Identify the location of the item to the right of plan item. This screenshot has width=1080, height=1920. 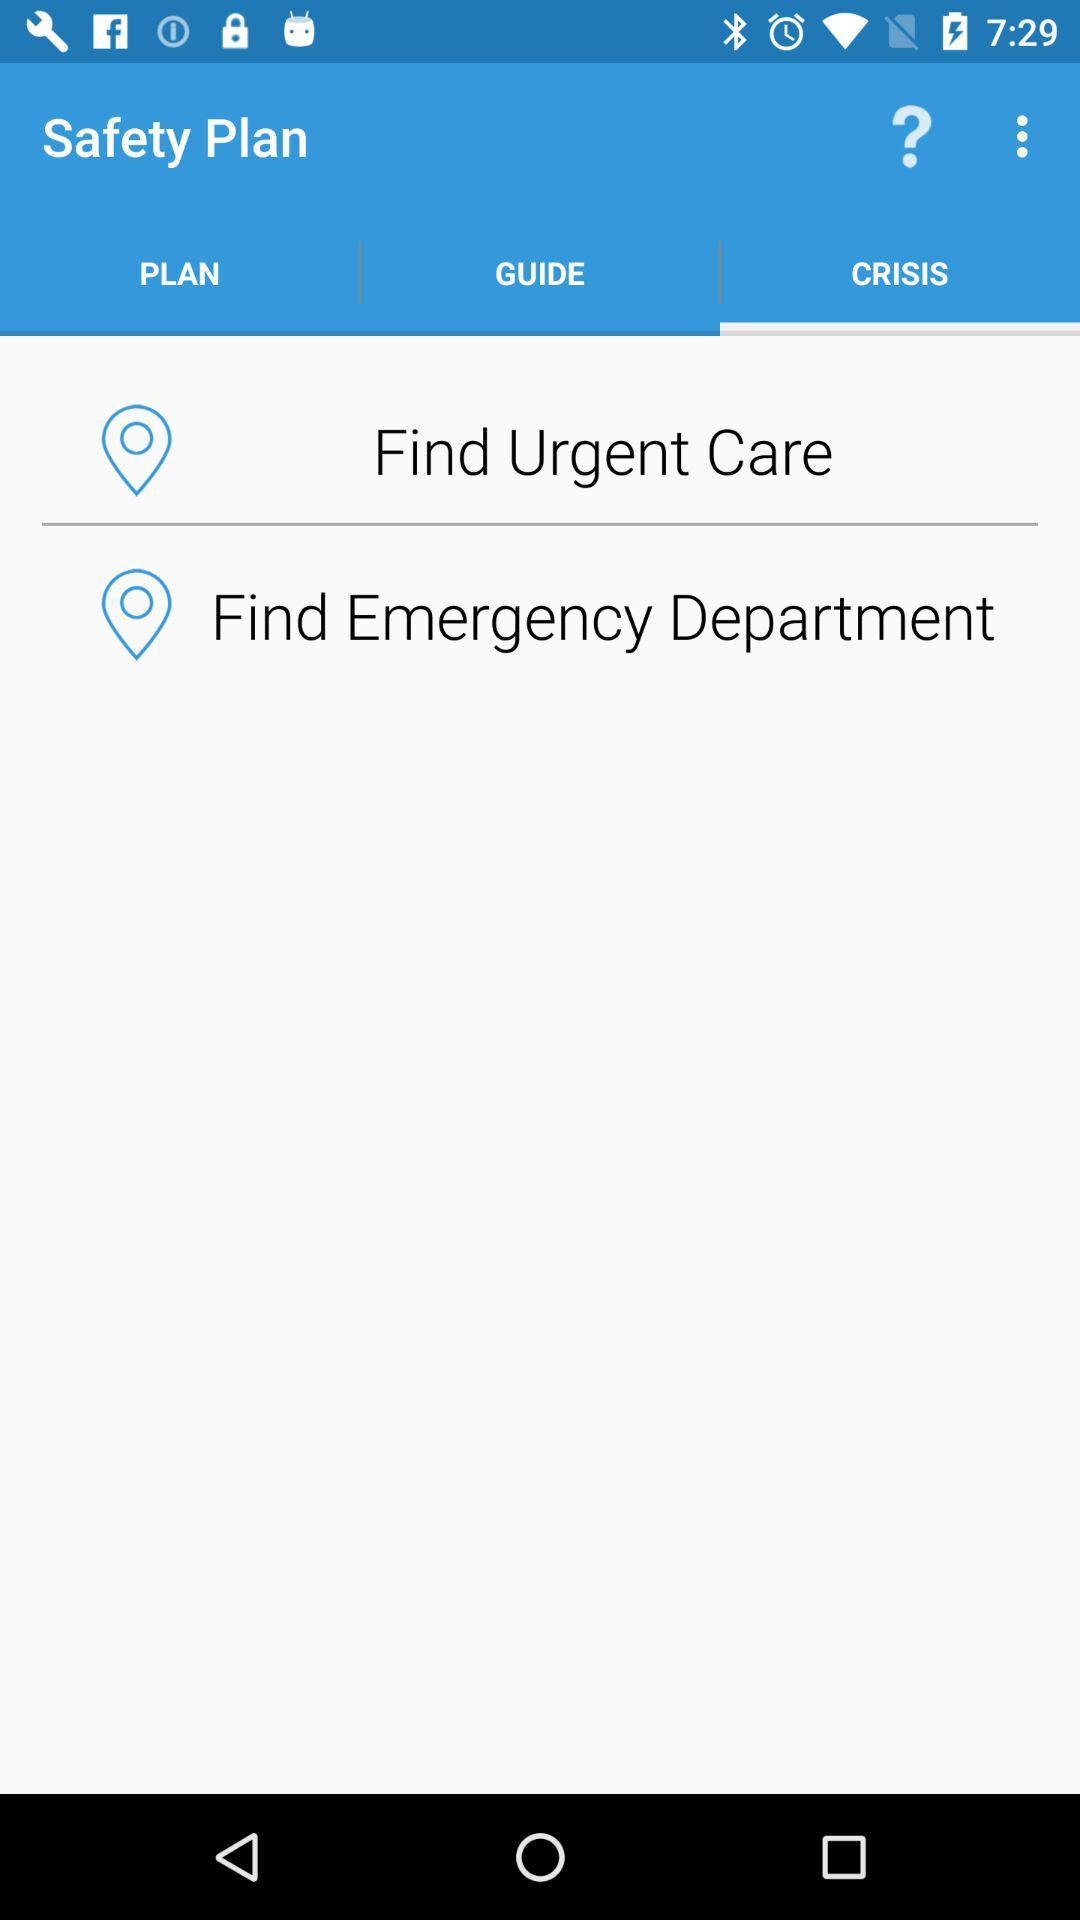
(540, 272).